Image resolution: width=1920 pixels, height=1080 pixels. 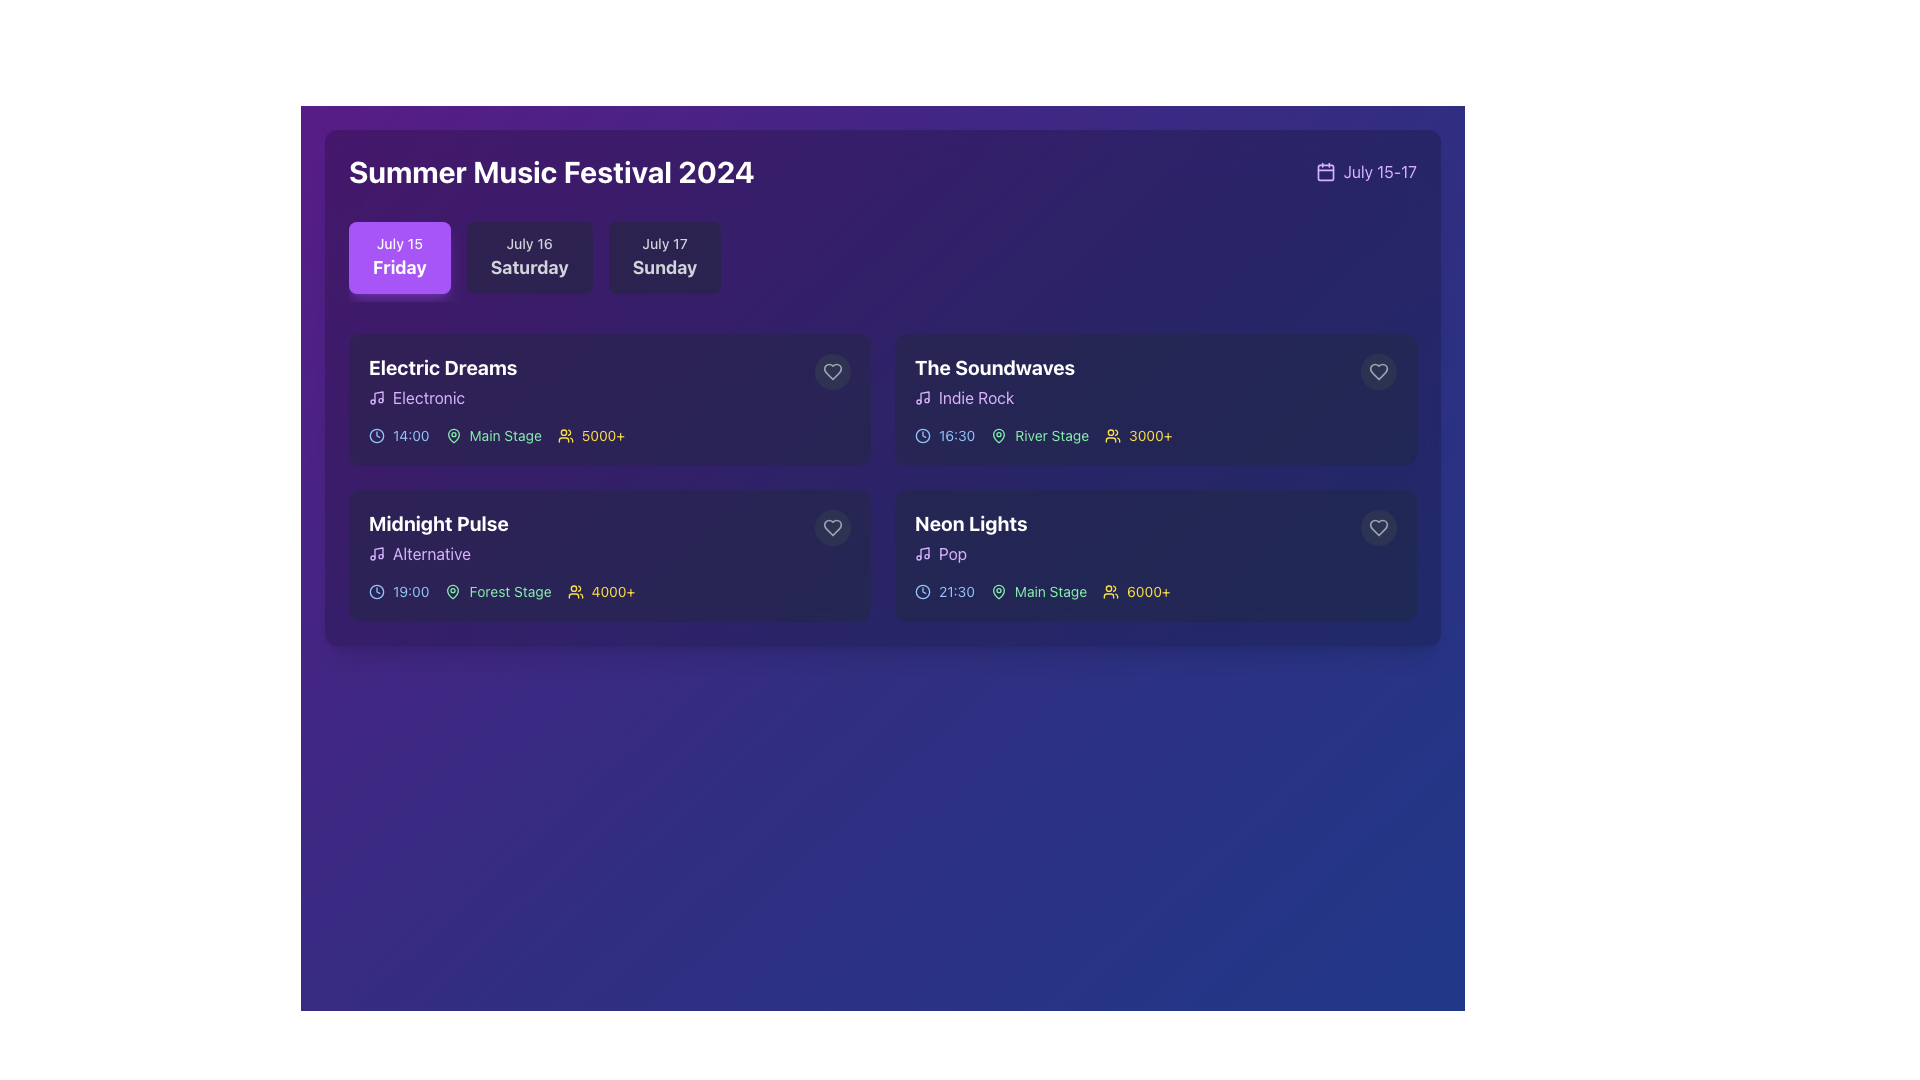 What do you see at coordinates (399, 266) in the screenshot?
I see `the bold text reading 'Friday' which is styled with a large font size and white color on a purple background, located within an interactive card component` at bounding box center [399, 266].